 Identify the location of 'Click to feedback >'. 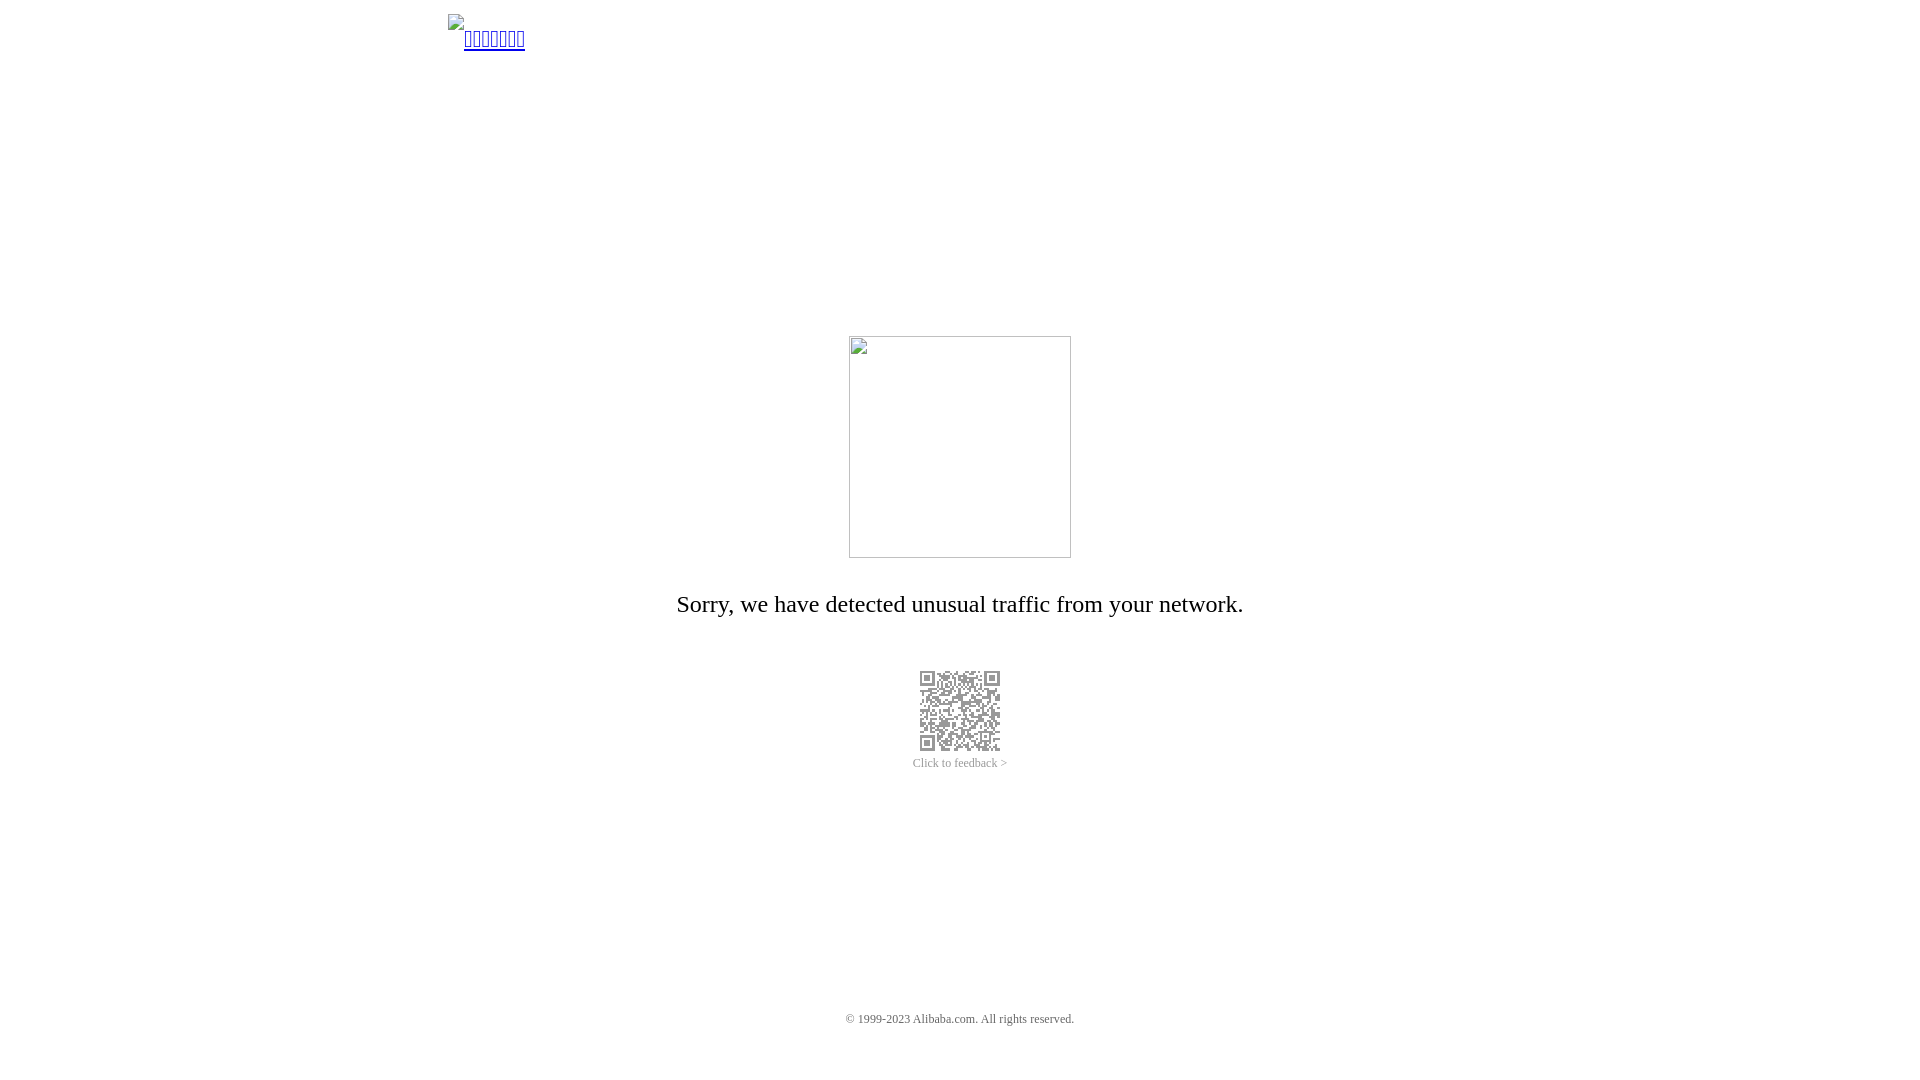
(960, 763).